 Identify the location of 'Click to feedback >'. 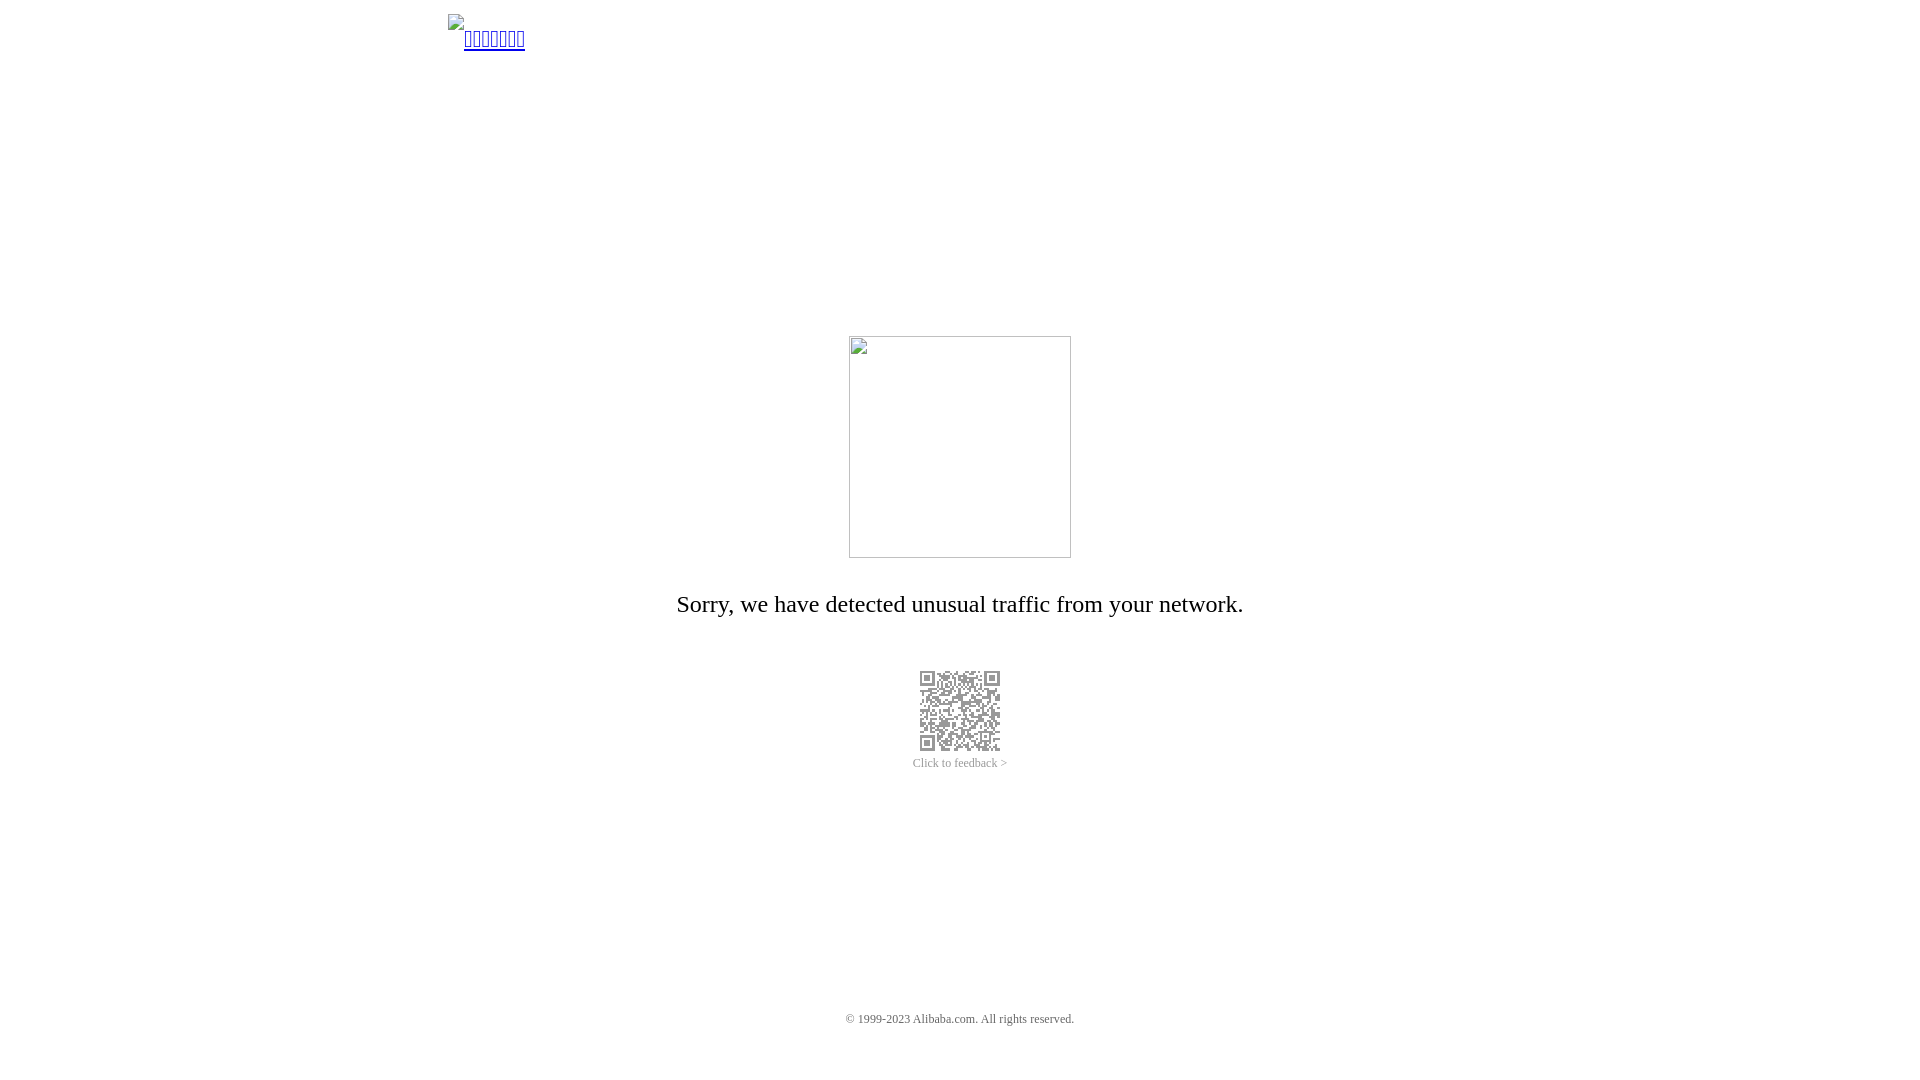
(960, 763).